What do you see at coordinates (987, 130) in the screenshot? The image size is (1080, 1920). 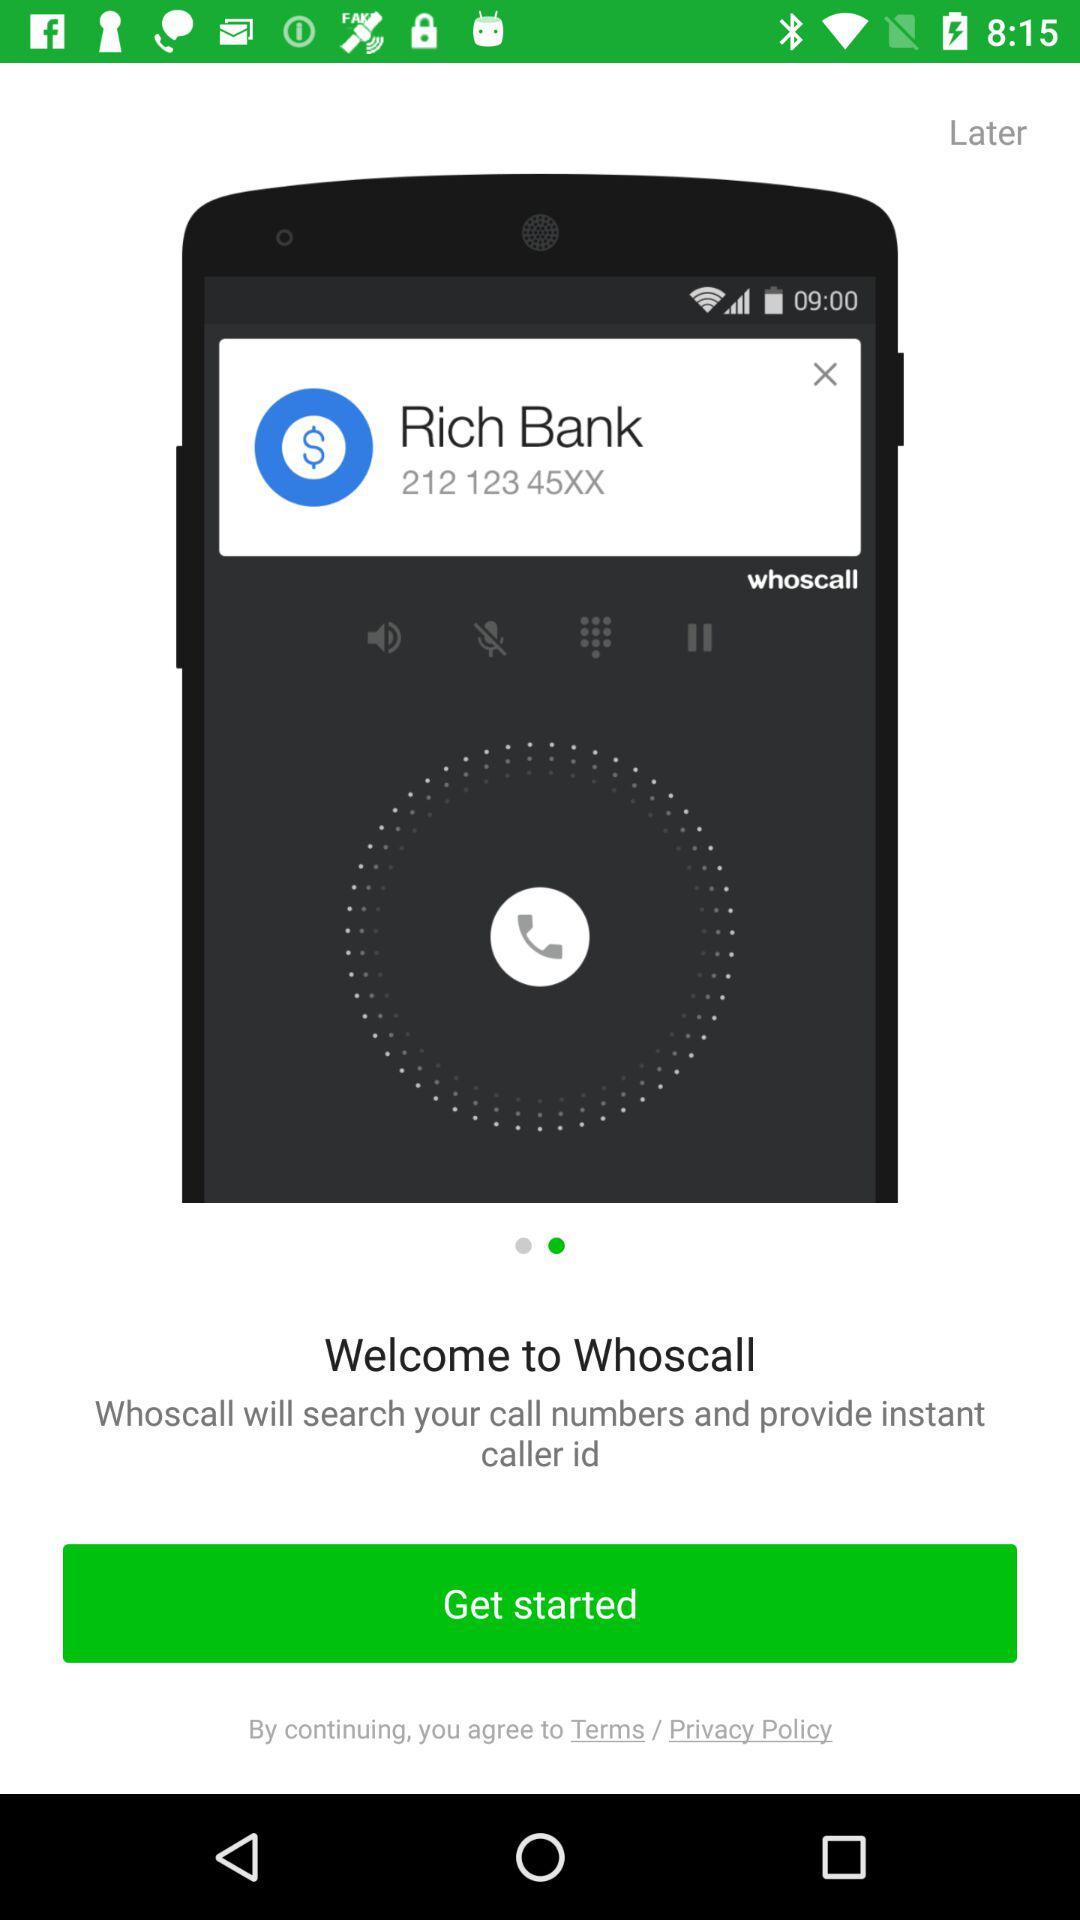 I see `later app` at bounding box center [987, 130].